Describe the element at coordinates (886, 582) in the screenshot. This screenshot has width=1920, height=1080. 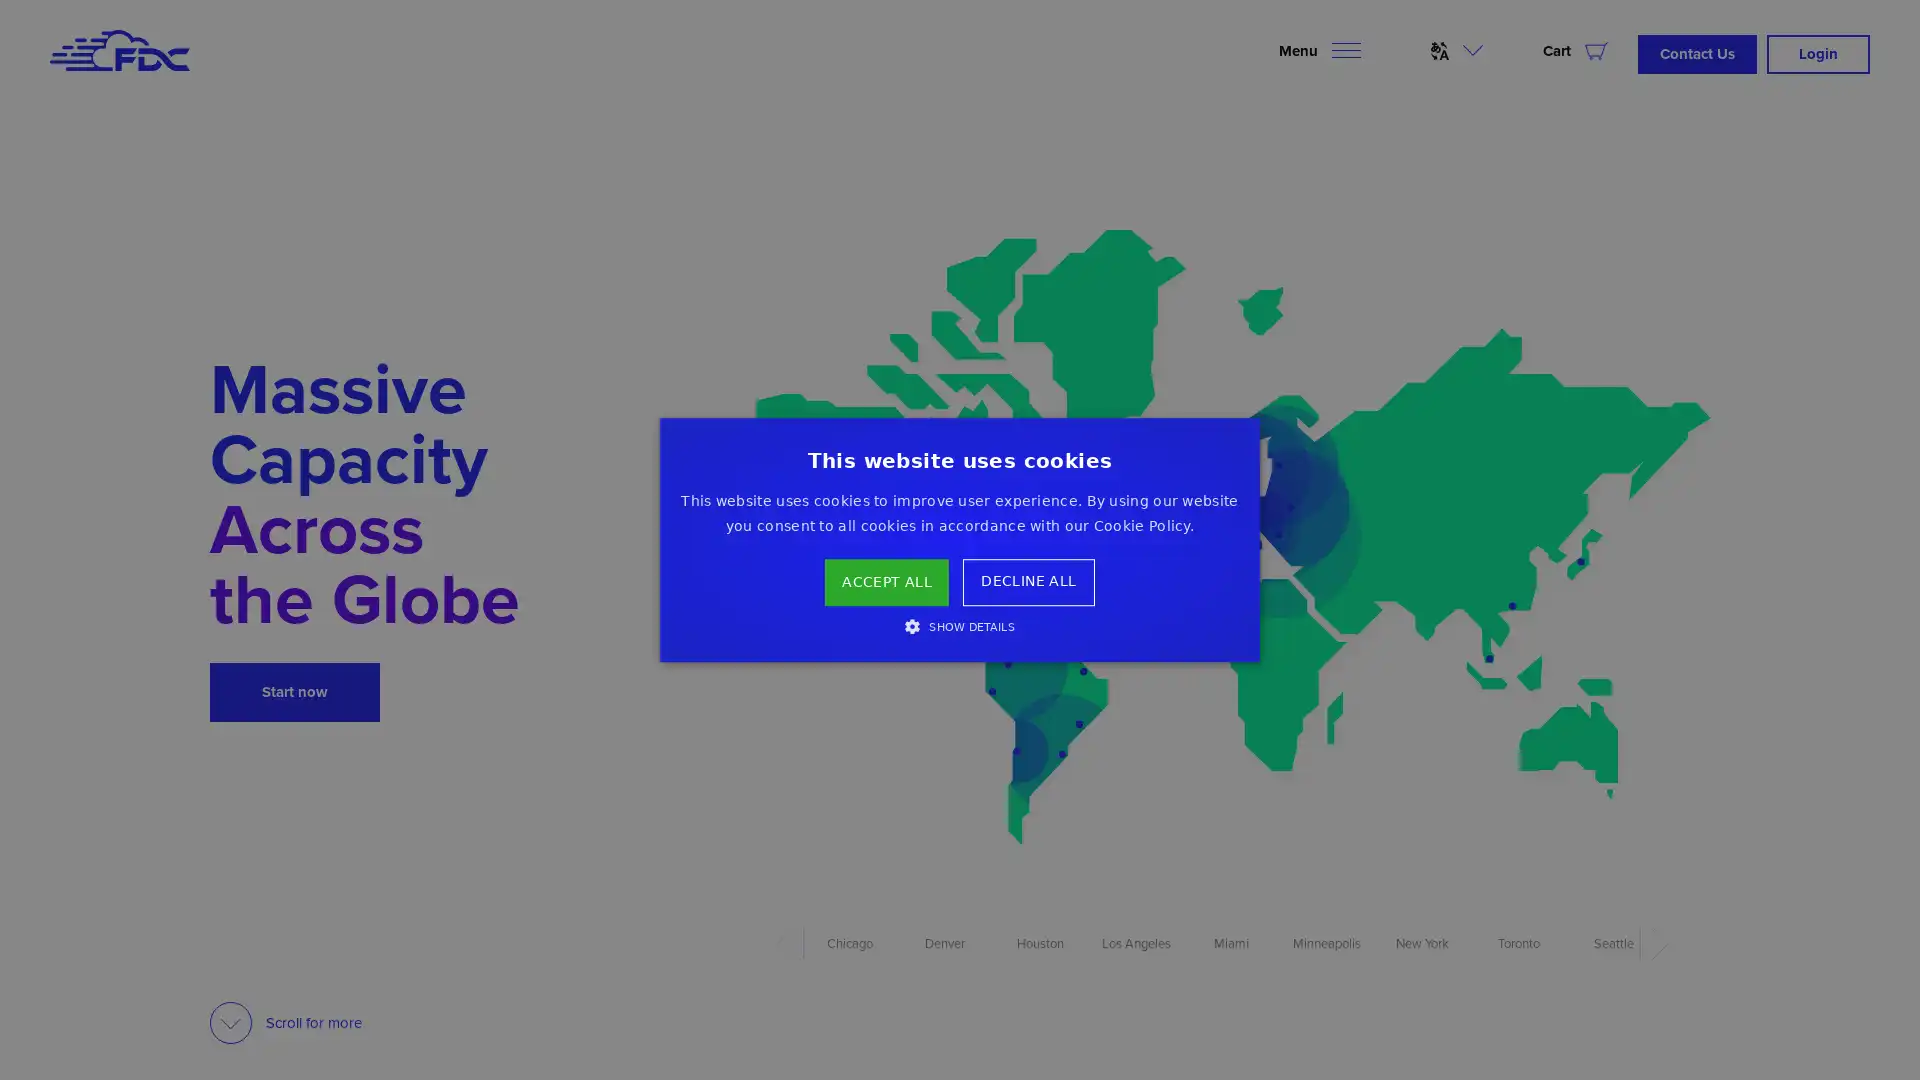
I see `ACCEPT ALL` at that location.